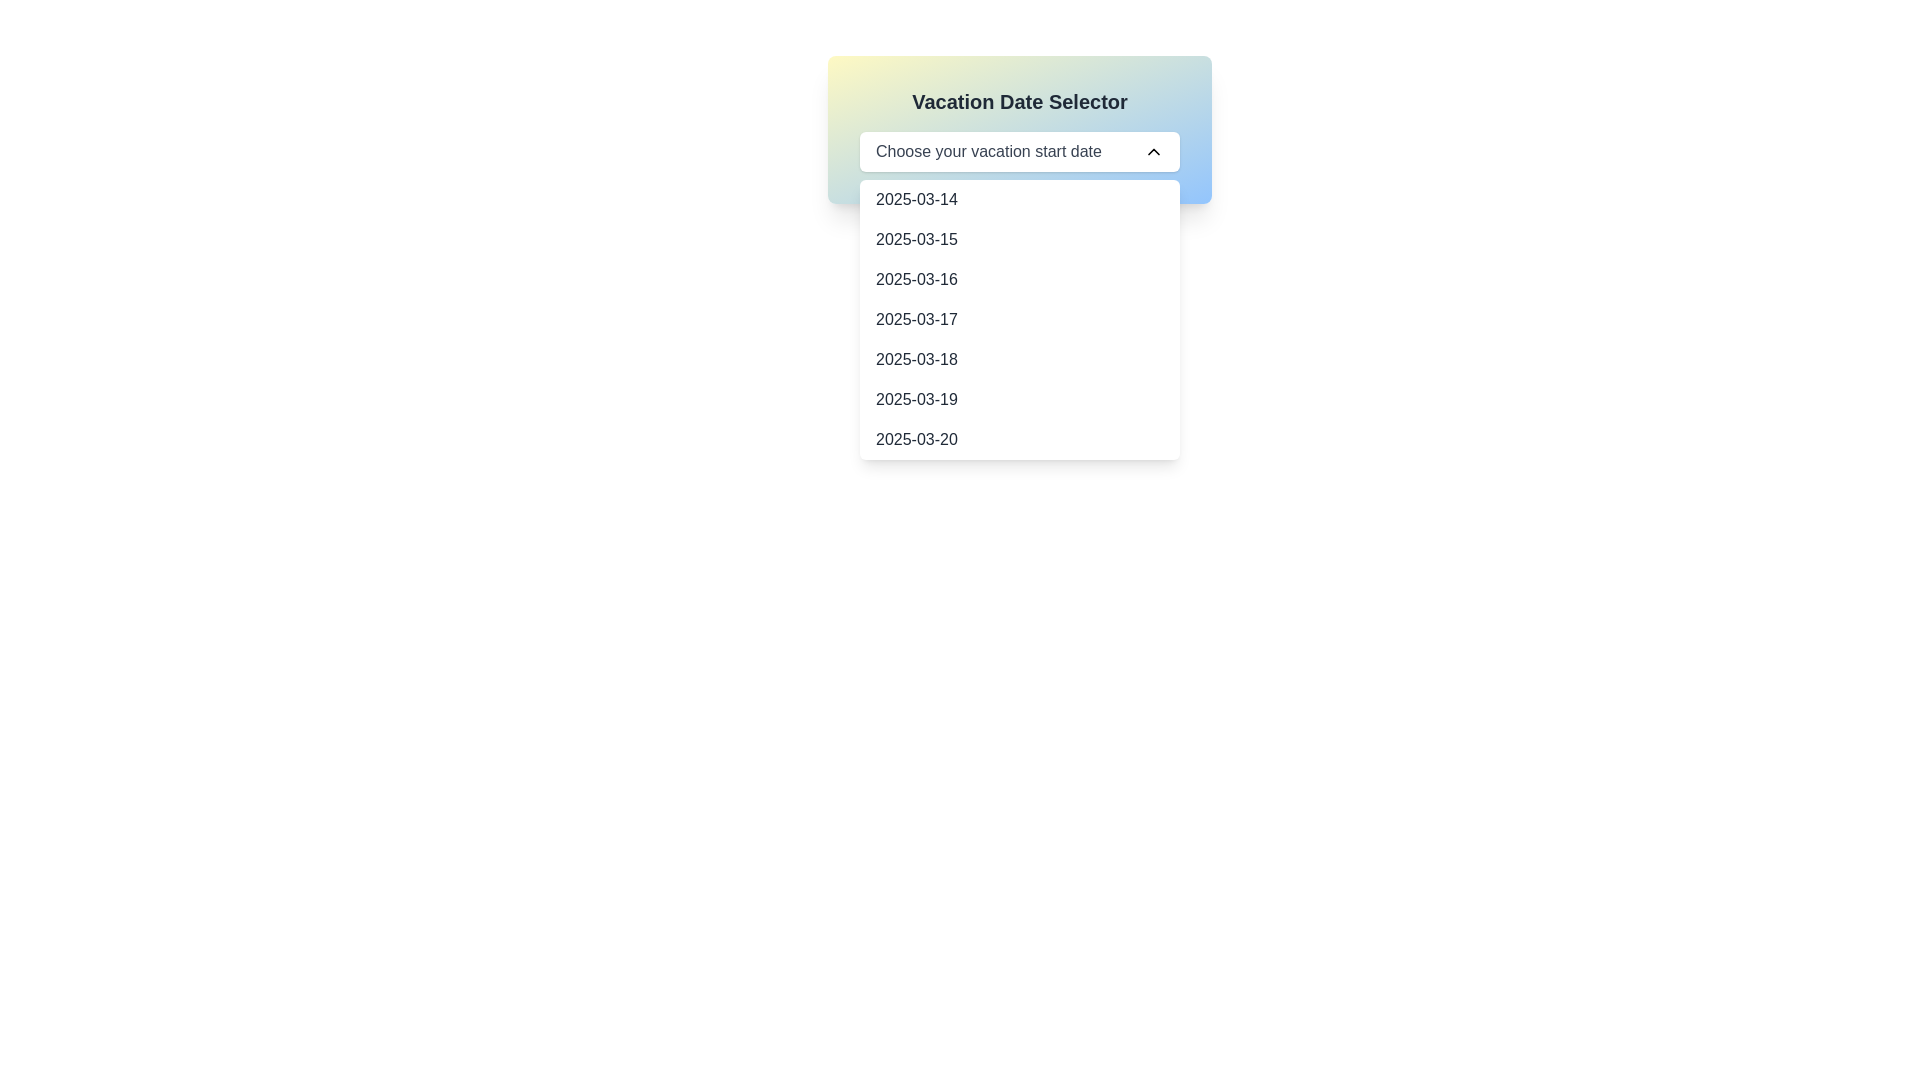 The width and height of the screenshot is (1920, 1080). I want to click on the upward-pointing chevron icon located at the right-hand side of the 'Choose your vacation start date' input field, so click(1153, 150).